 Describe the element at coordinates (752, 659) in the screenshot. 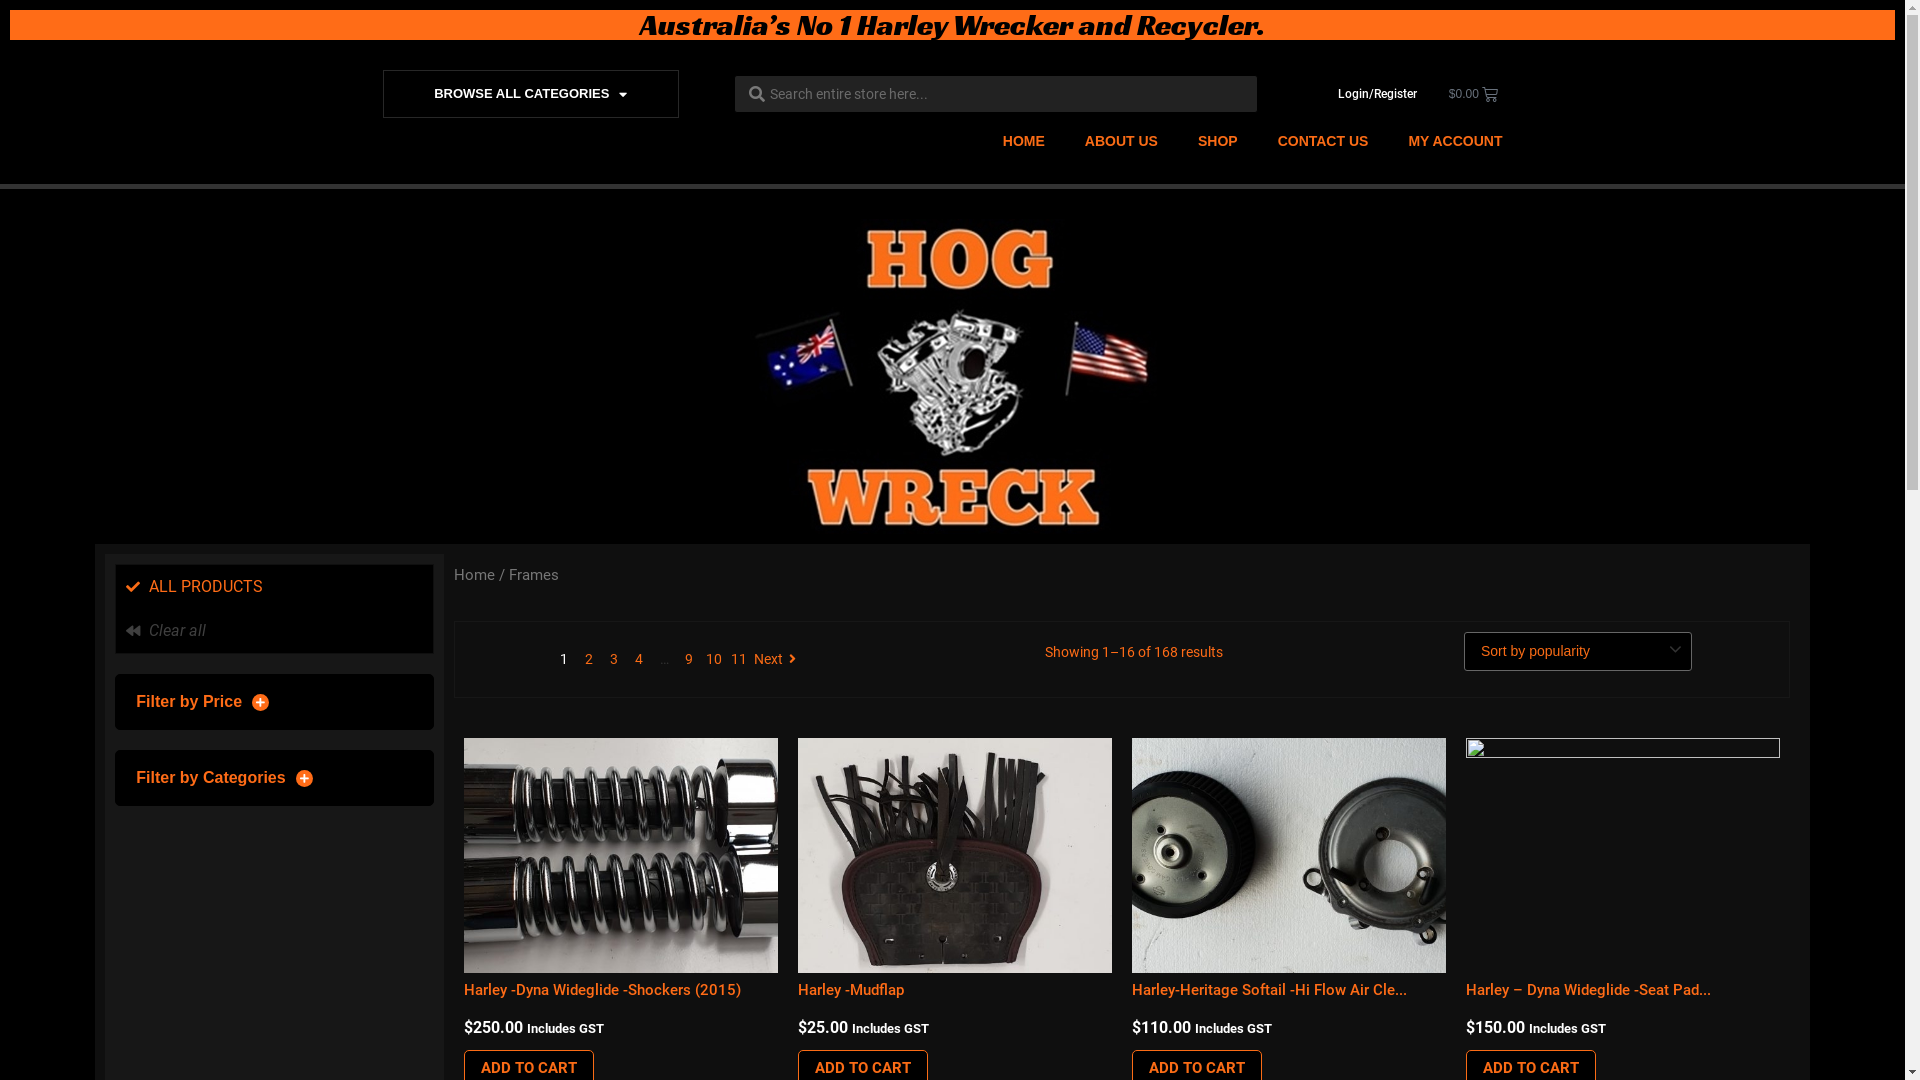

I see `'Next'` at that location.